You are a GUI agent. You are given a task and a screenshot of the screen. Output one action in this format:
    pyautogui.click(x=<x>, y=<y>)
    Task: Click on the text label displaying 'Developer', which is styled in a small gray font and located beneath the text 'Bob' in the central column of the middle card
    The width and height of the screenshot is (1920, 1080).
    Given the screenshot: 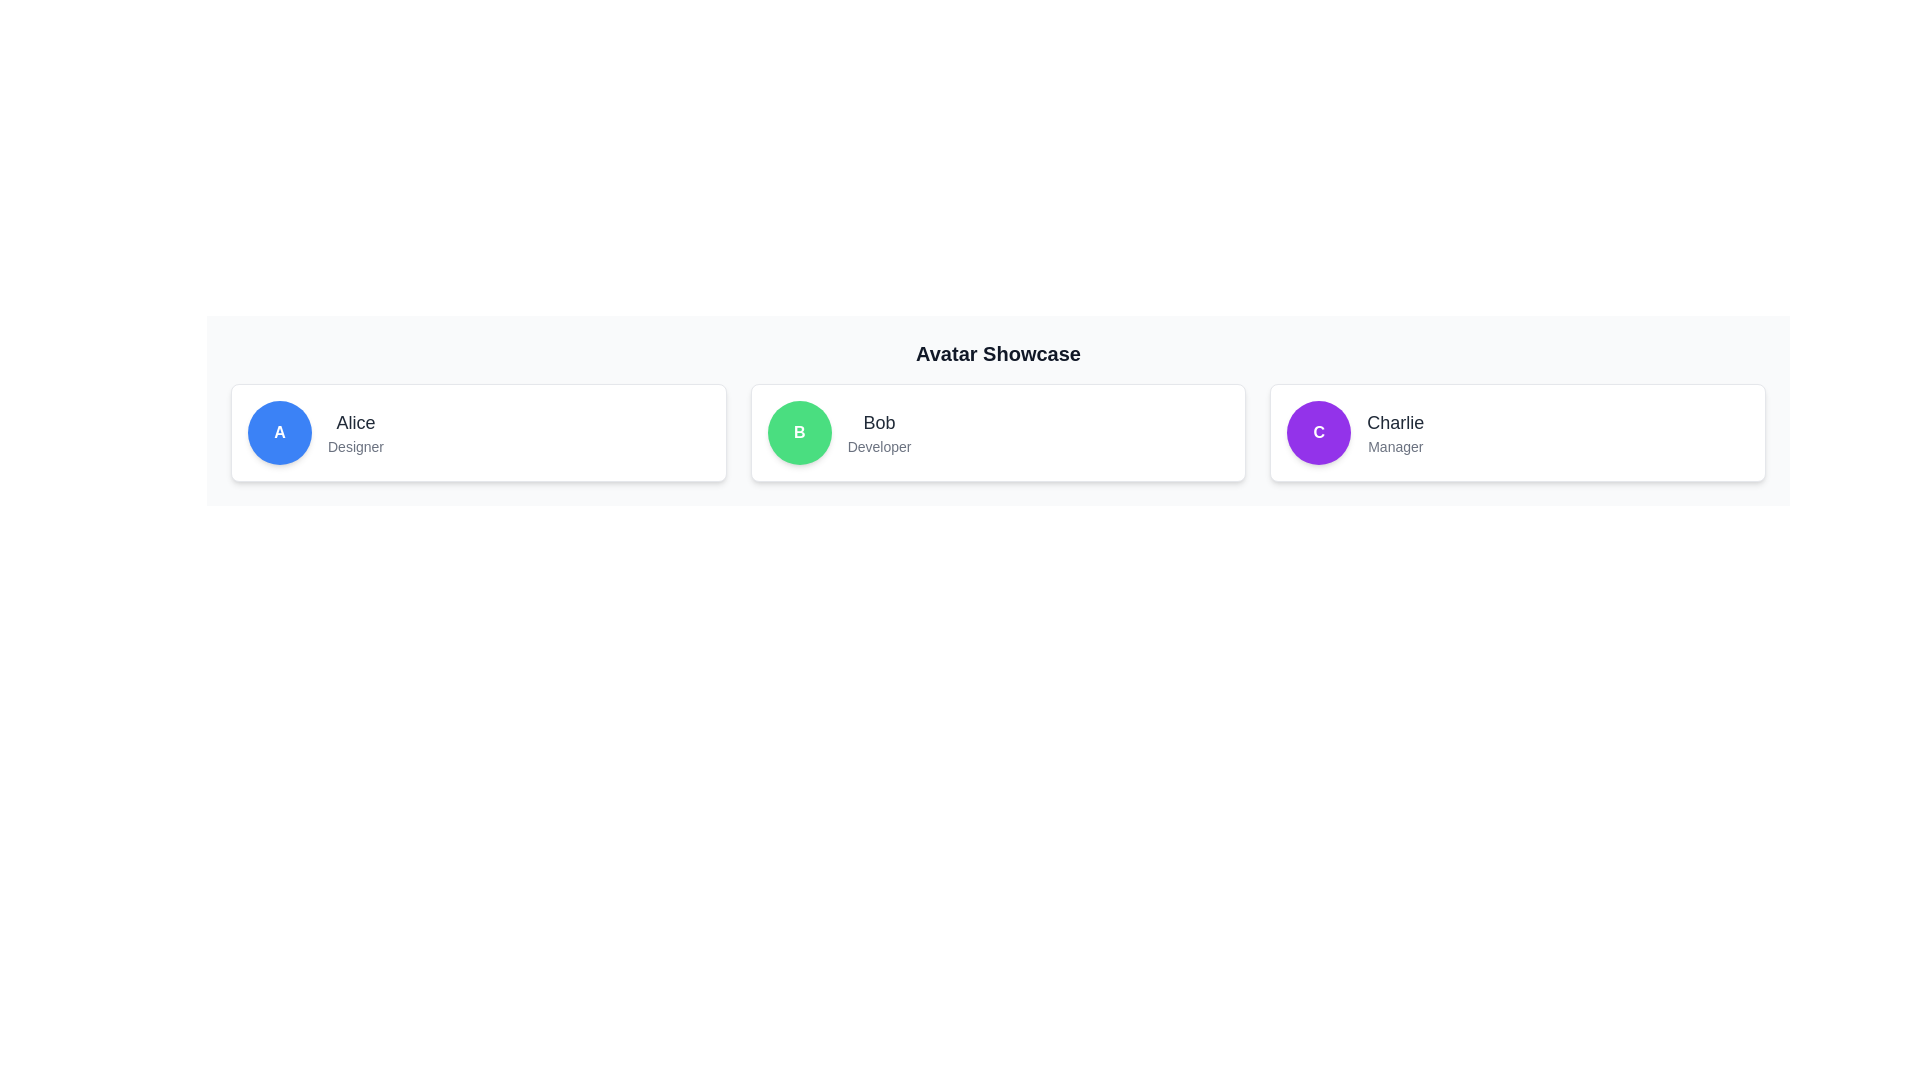 What is the action you would take?
    pyautogui.click(x=879, y=446)
    